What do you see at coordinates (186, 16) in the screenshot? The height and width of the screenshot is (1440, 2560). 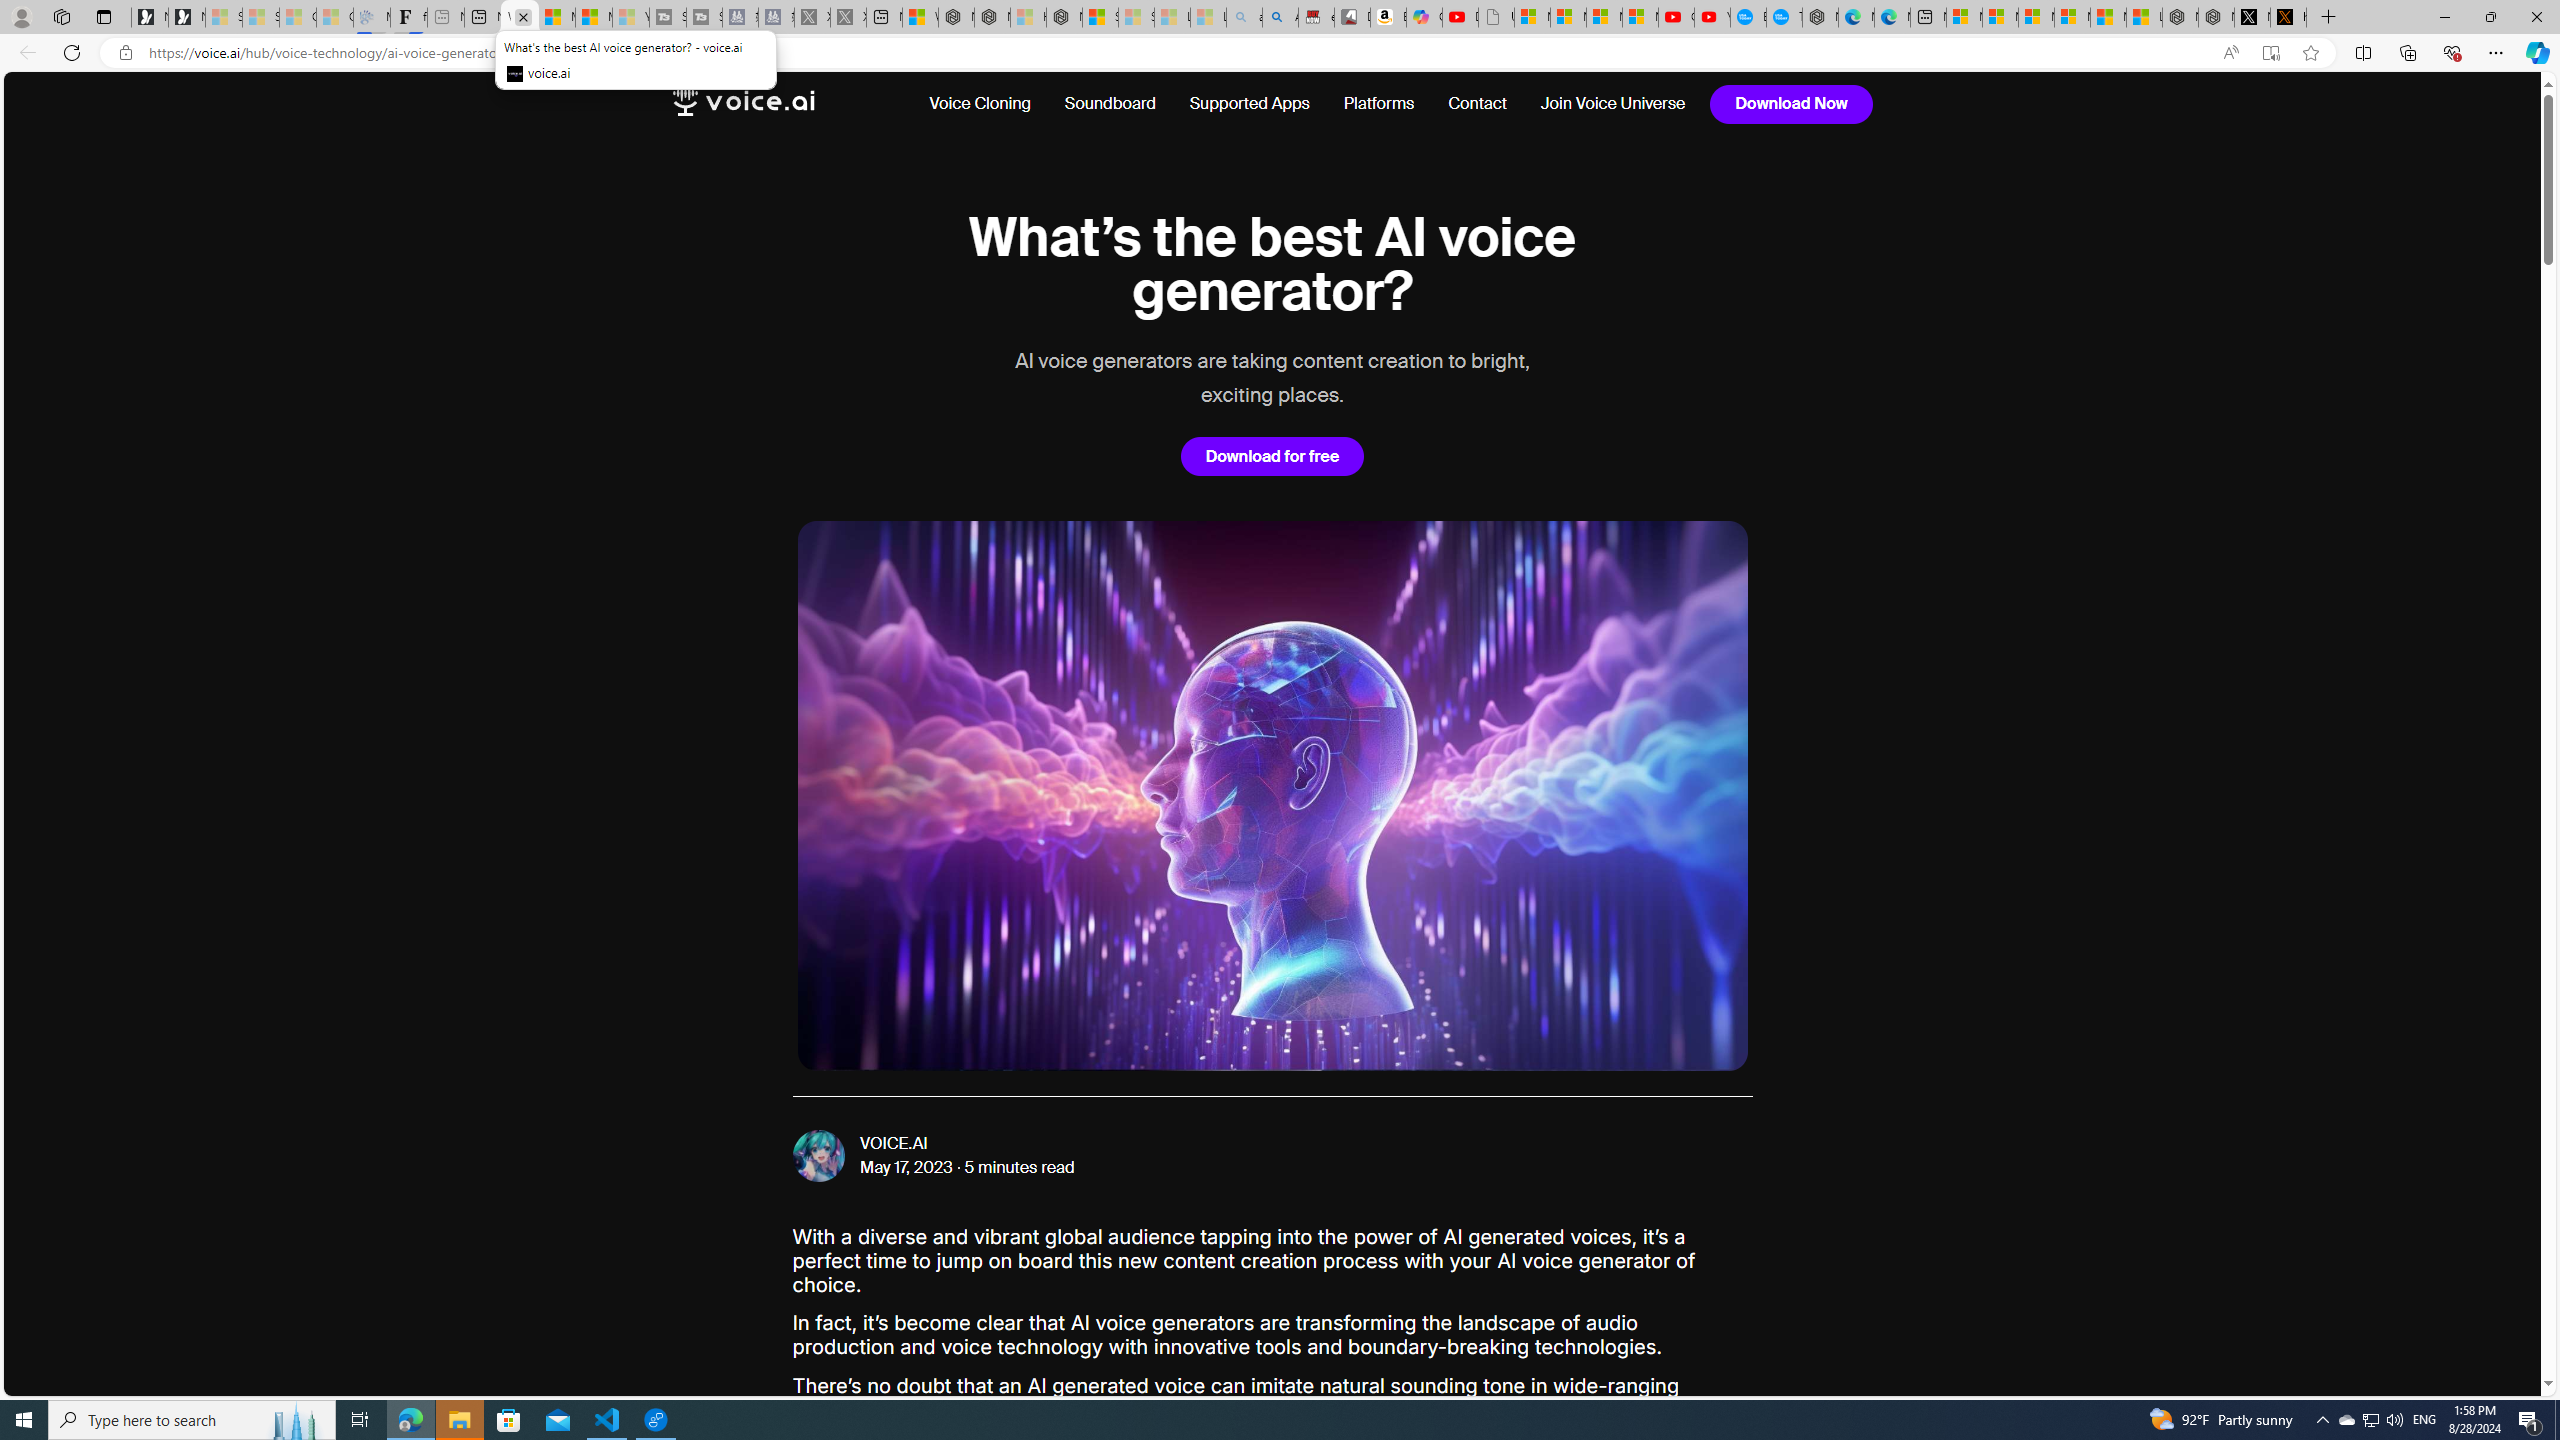 I see `'Newsletter Sign Up'` at bounding box center [186, 16].